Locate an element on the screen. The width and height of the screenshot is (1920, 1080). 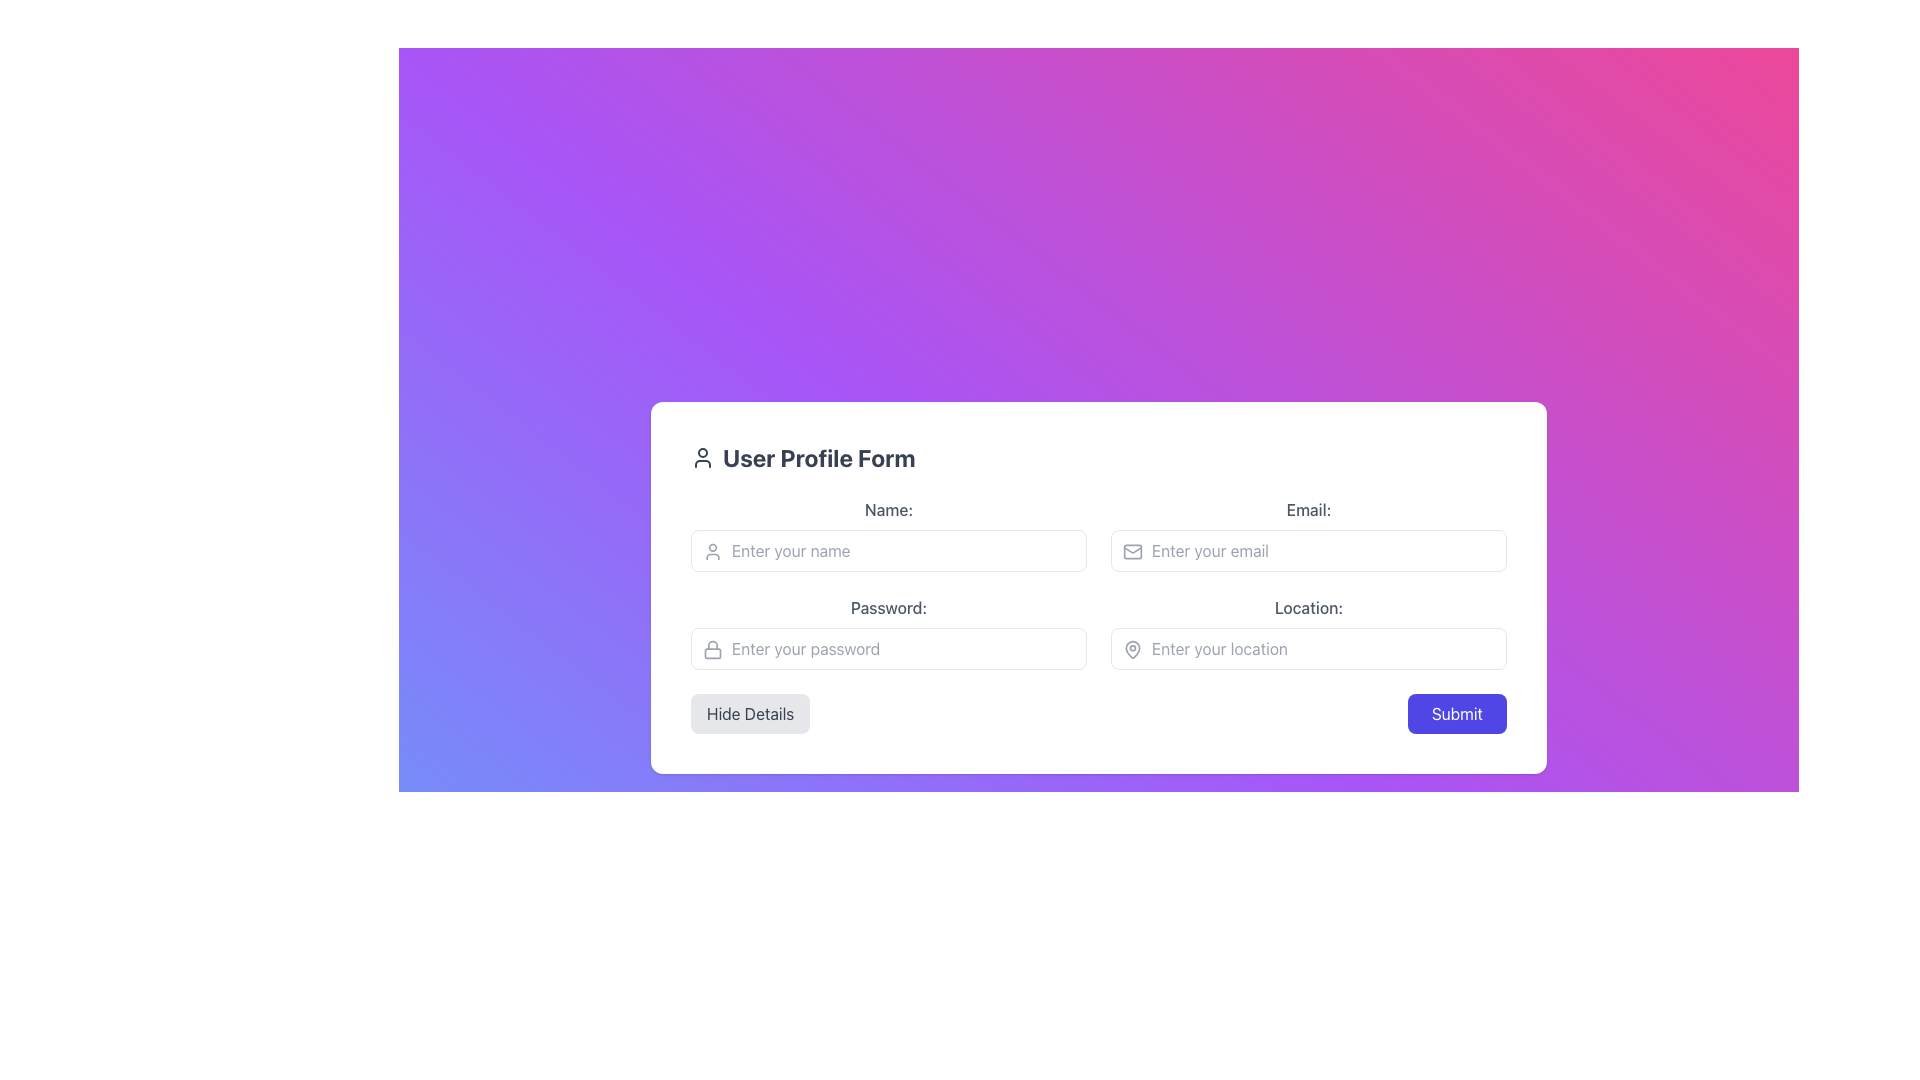
the upper part of the envelope icon, which is part of the email input field in the 'User Profile Form' card is located at coordinates (1132, 551).